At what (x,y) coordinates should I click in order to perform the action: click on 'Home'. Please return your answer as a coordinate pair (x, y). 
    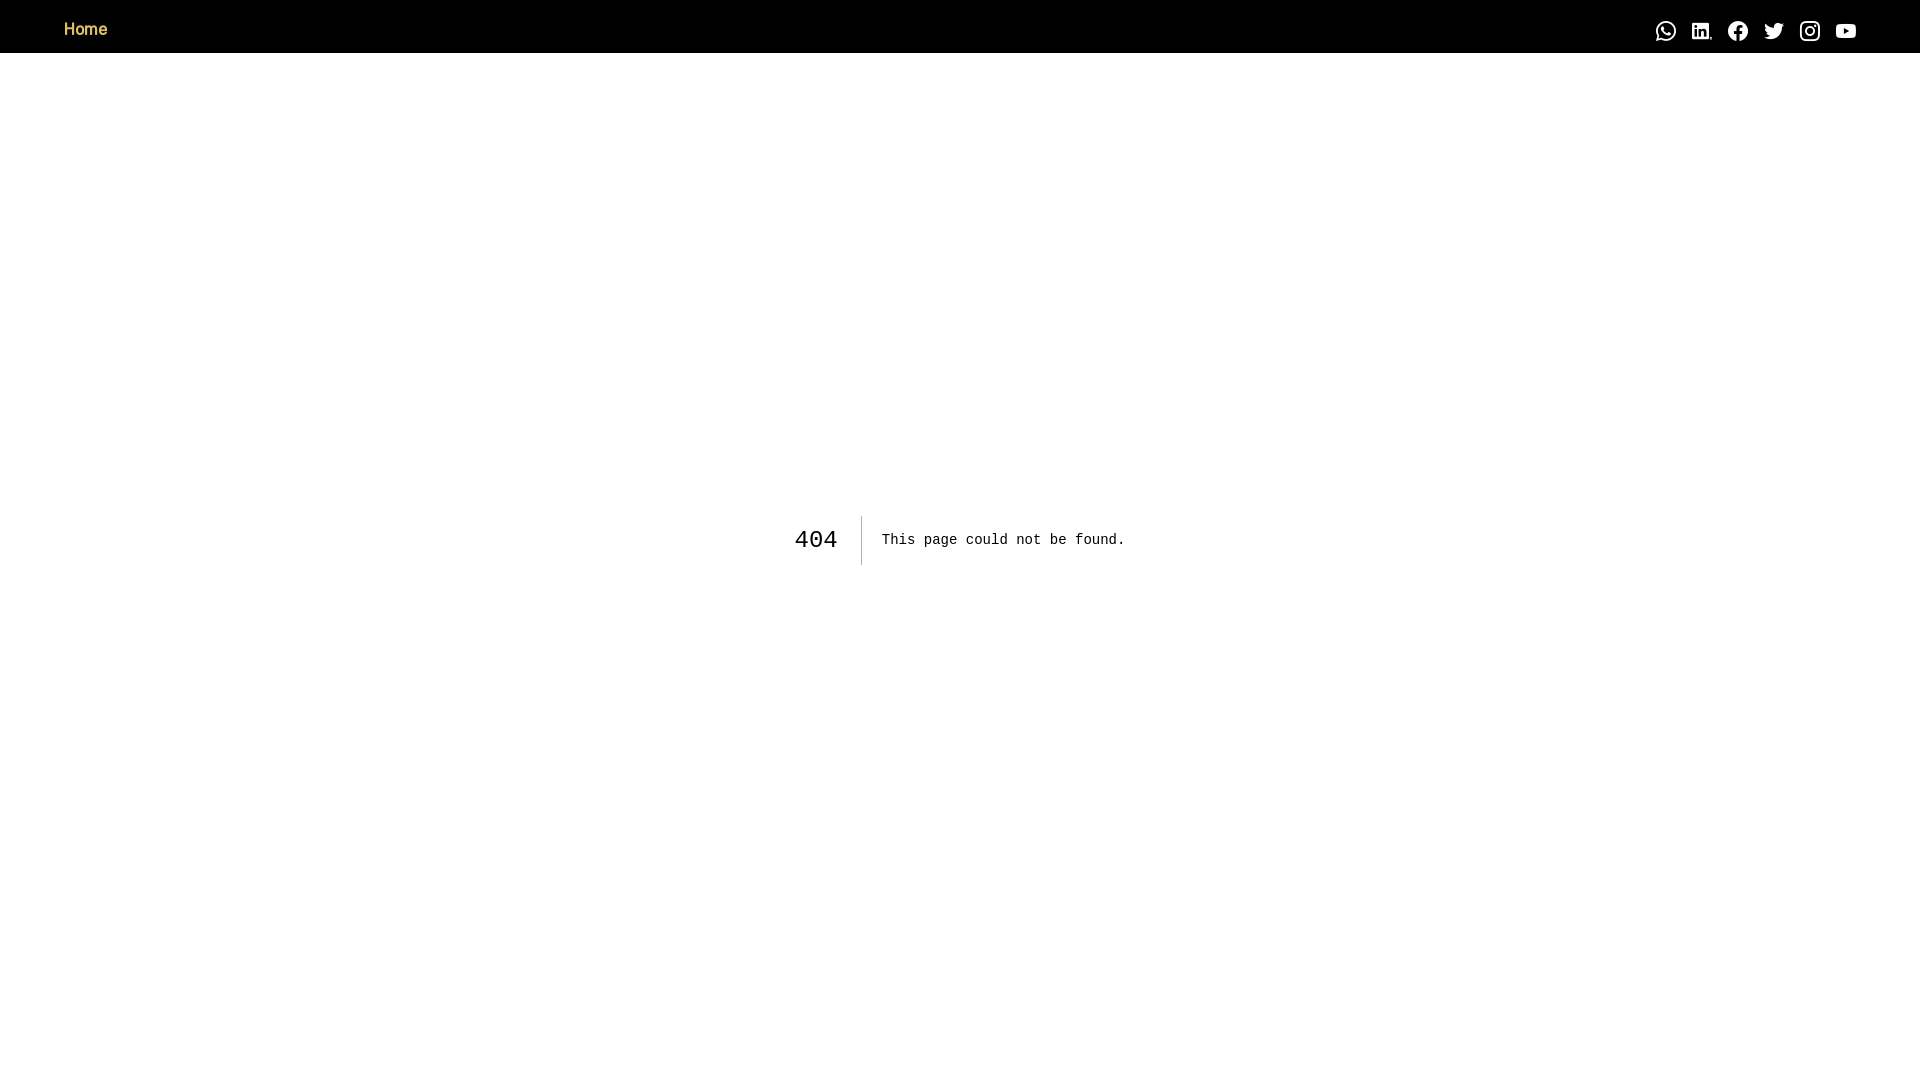
    Looking at the image, I should click on (84, 30).